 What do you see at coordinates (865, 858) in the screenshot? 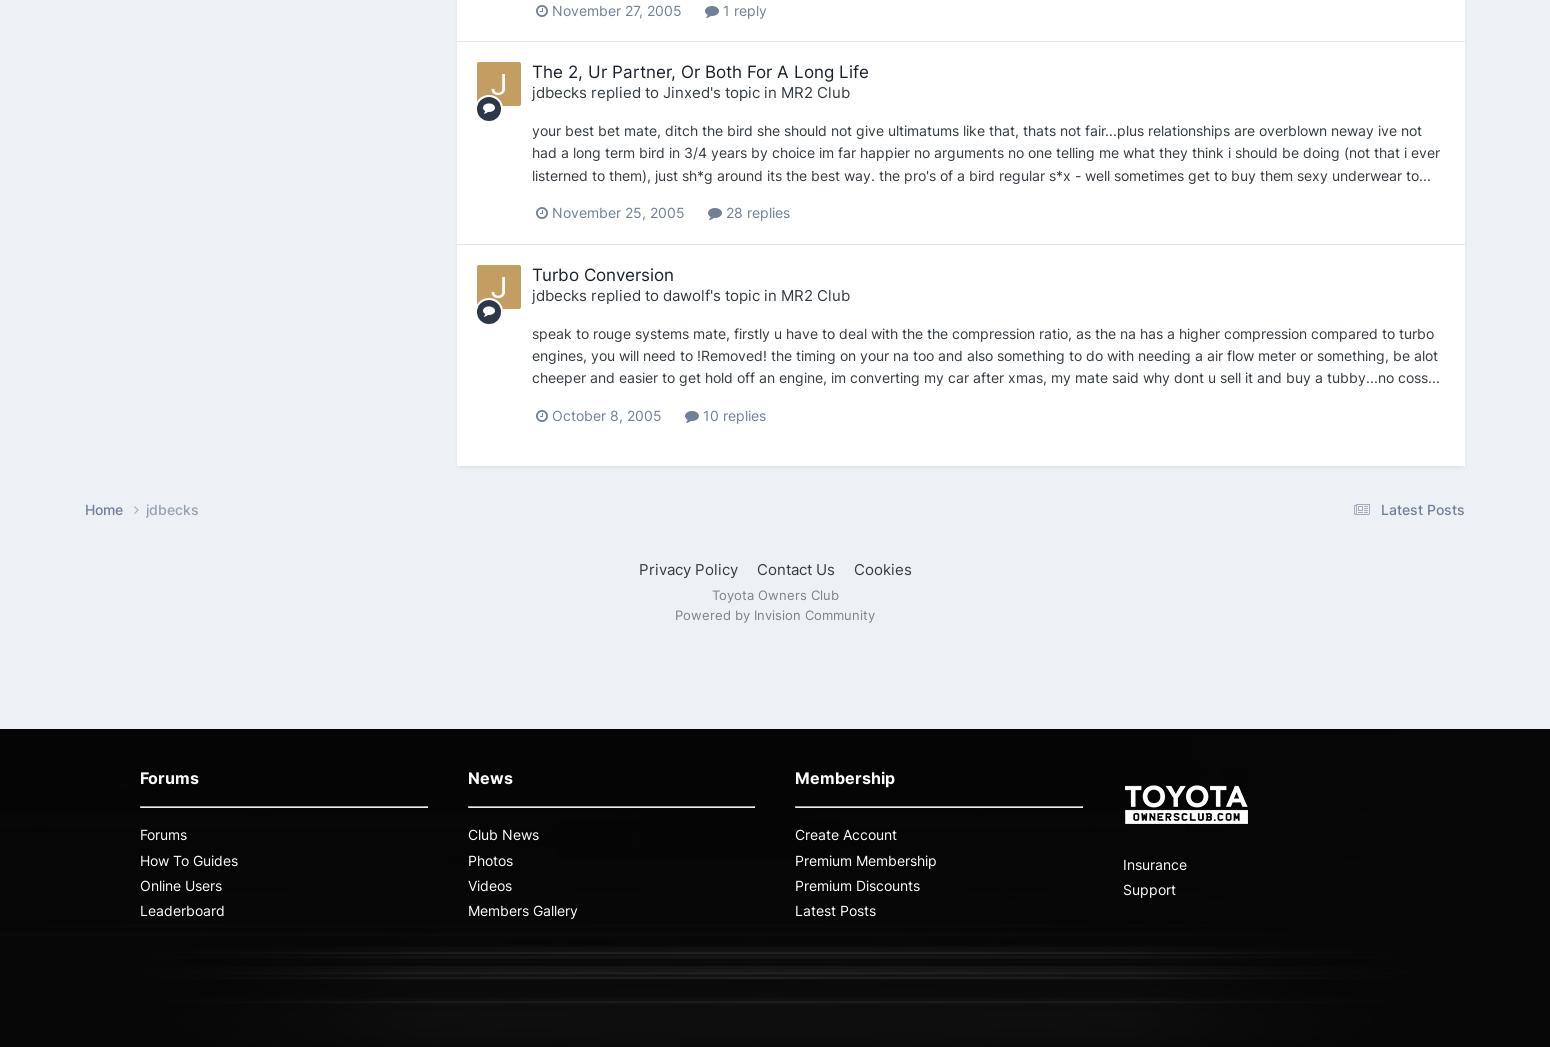
I see `'Premium Membership'` at bounding box center [865, 858].